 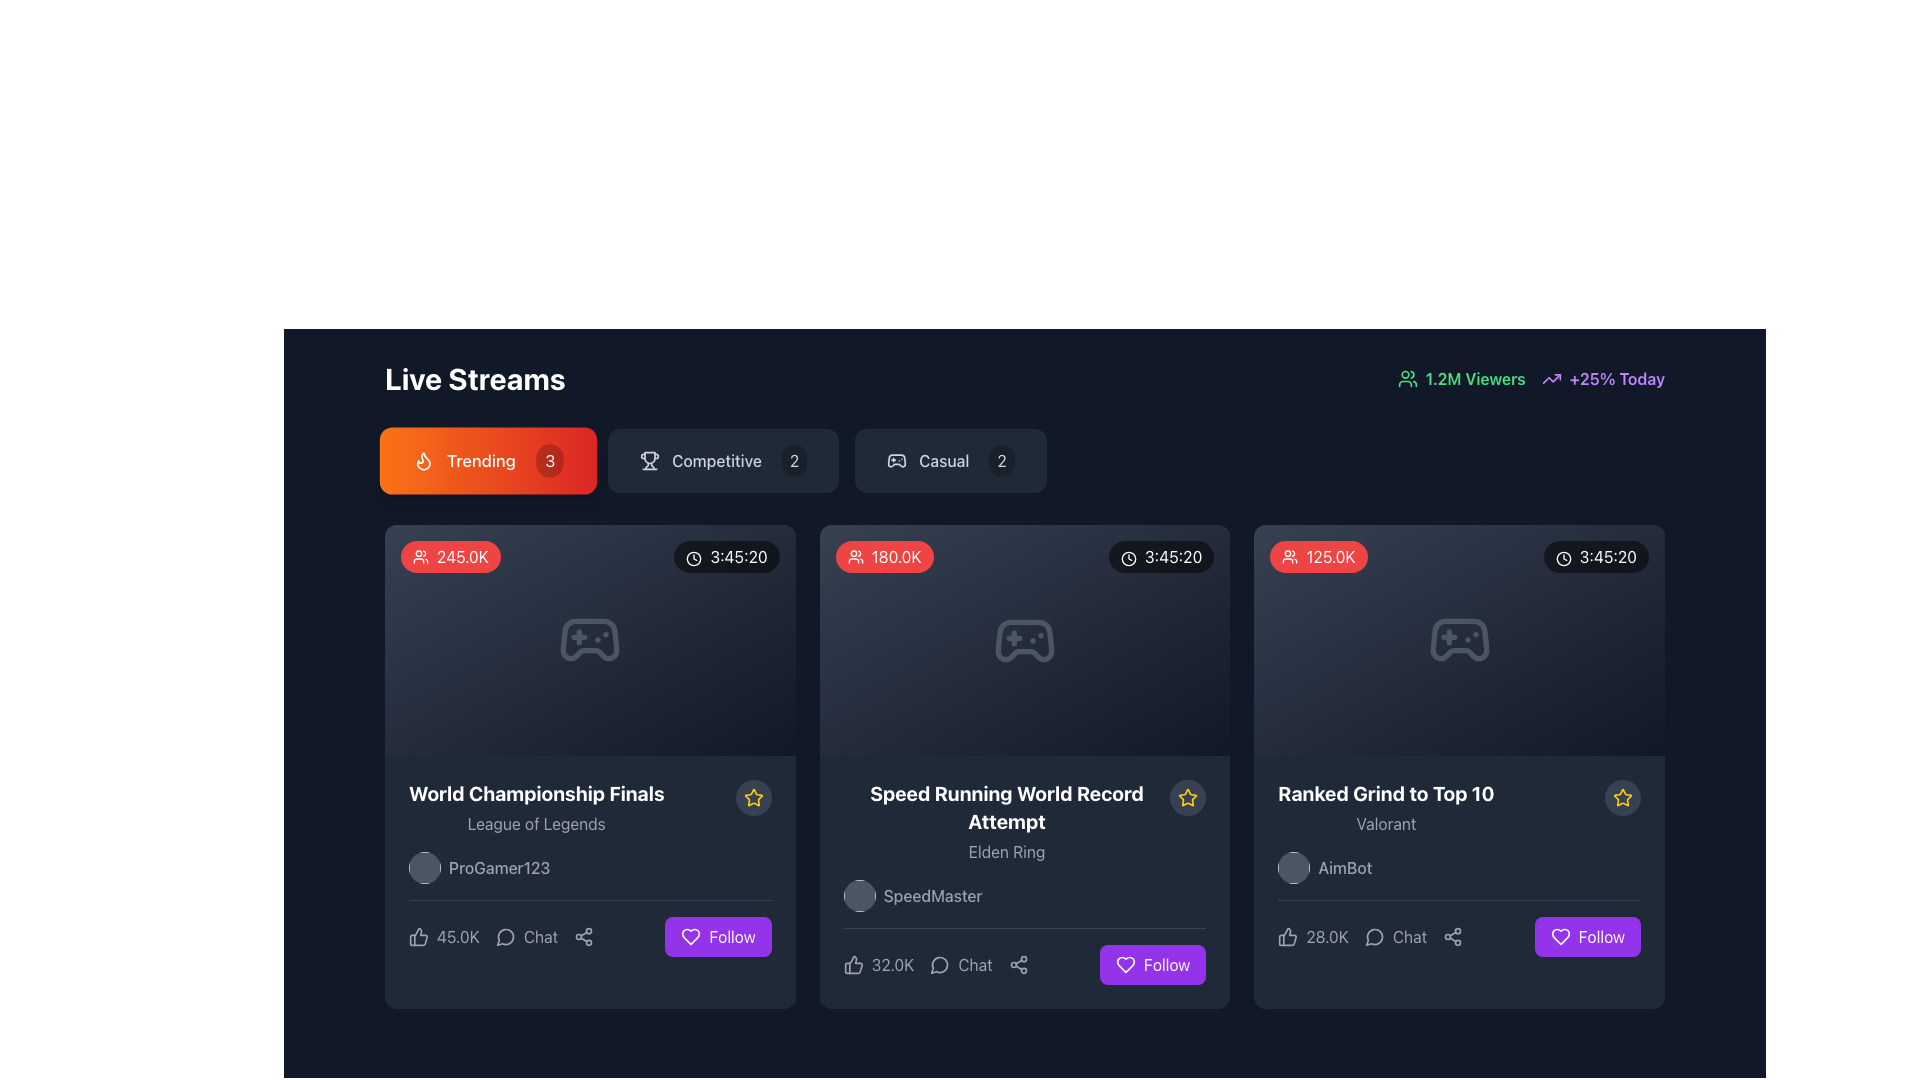 I want to click on the icons in the Composite UI element at the bottom right of the 'Speed Running World Record Attempt' panel, associated with the 'SpeedMaster' user, so click(x=1024, y=955).